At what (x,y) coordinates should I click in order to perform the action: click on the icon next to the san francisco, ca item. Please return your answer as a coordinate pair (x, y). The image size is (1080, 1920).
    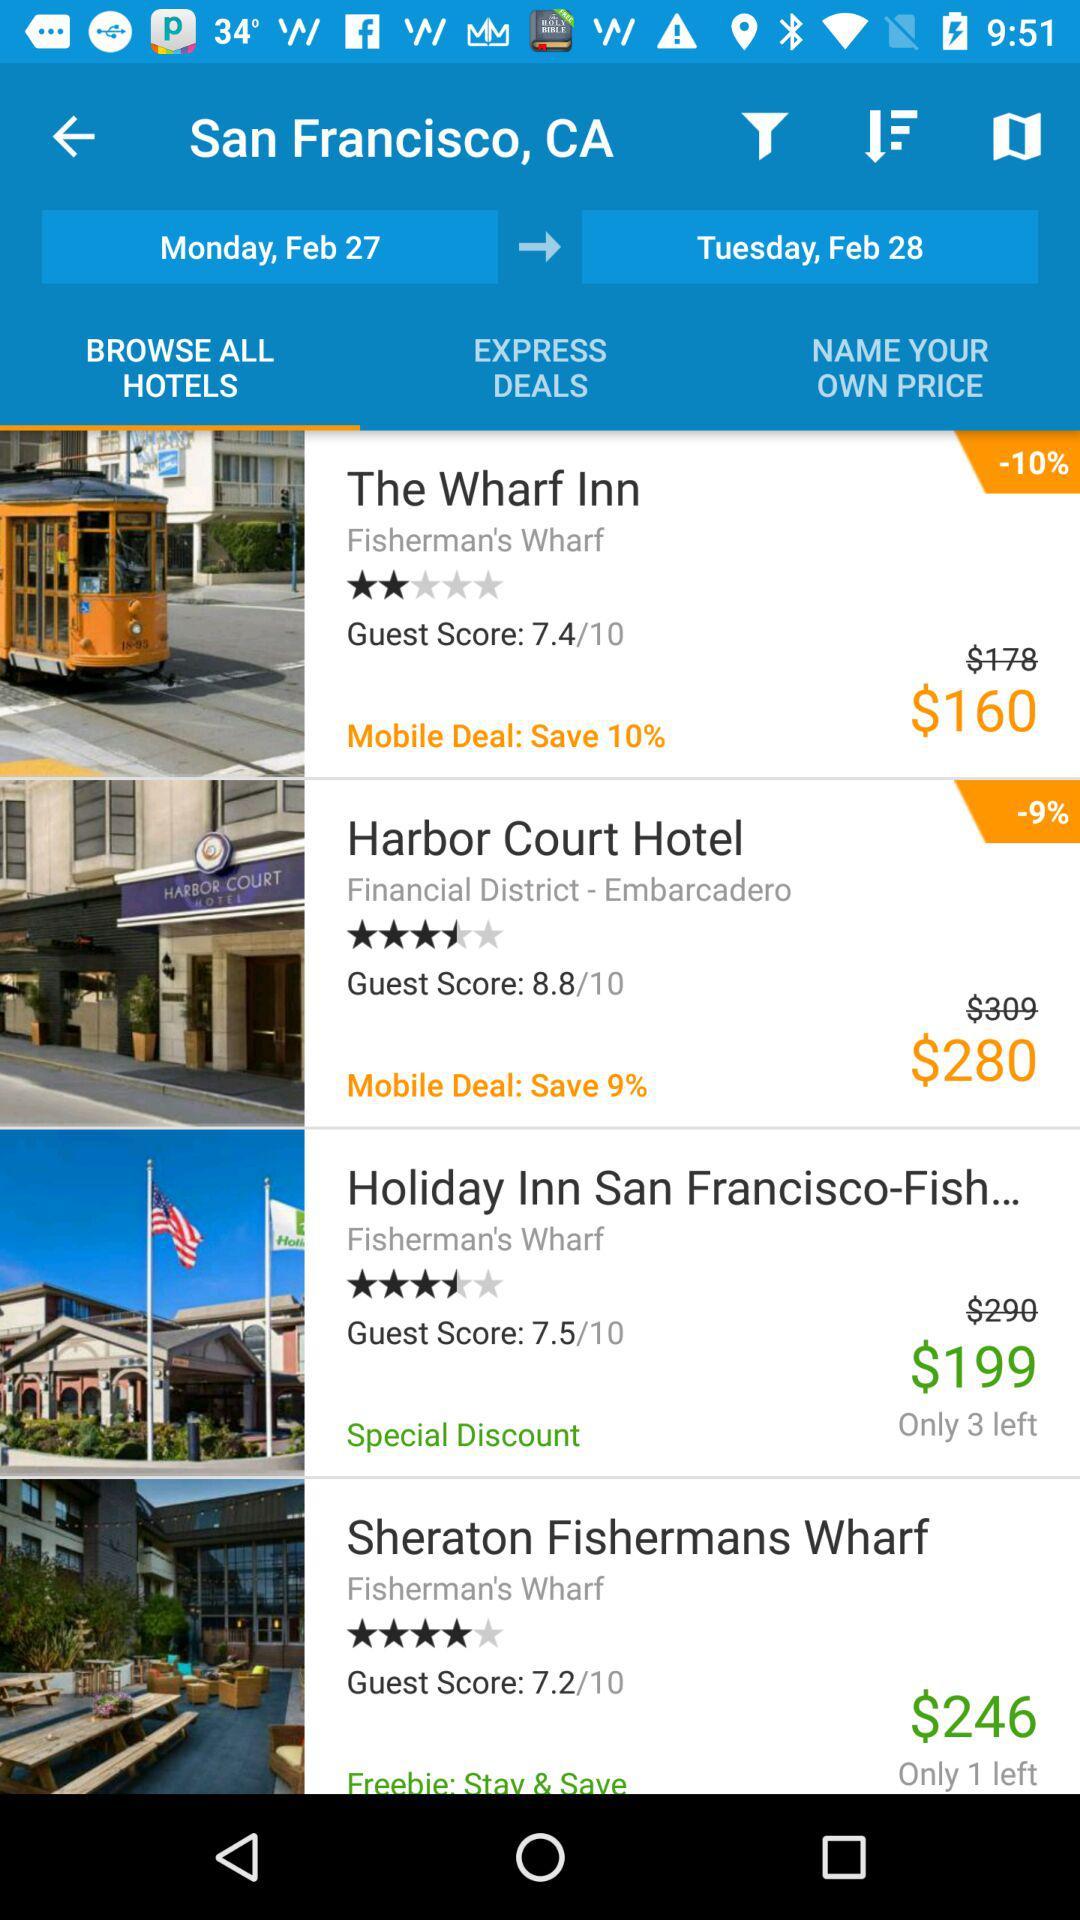
    Looking at the image, I should click on (72, 135).